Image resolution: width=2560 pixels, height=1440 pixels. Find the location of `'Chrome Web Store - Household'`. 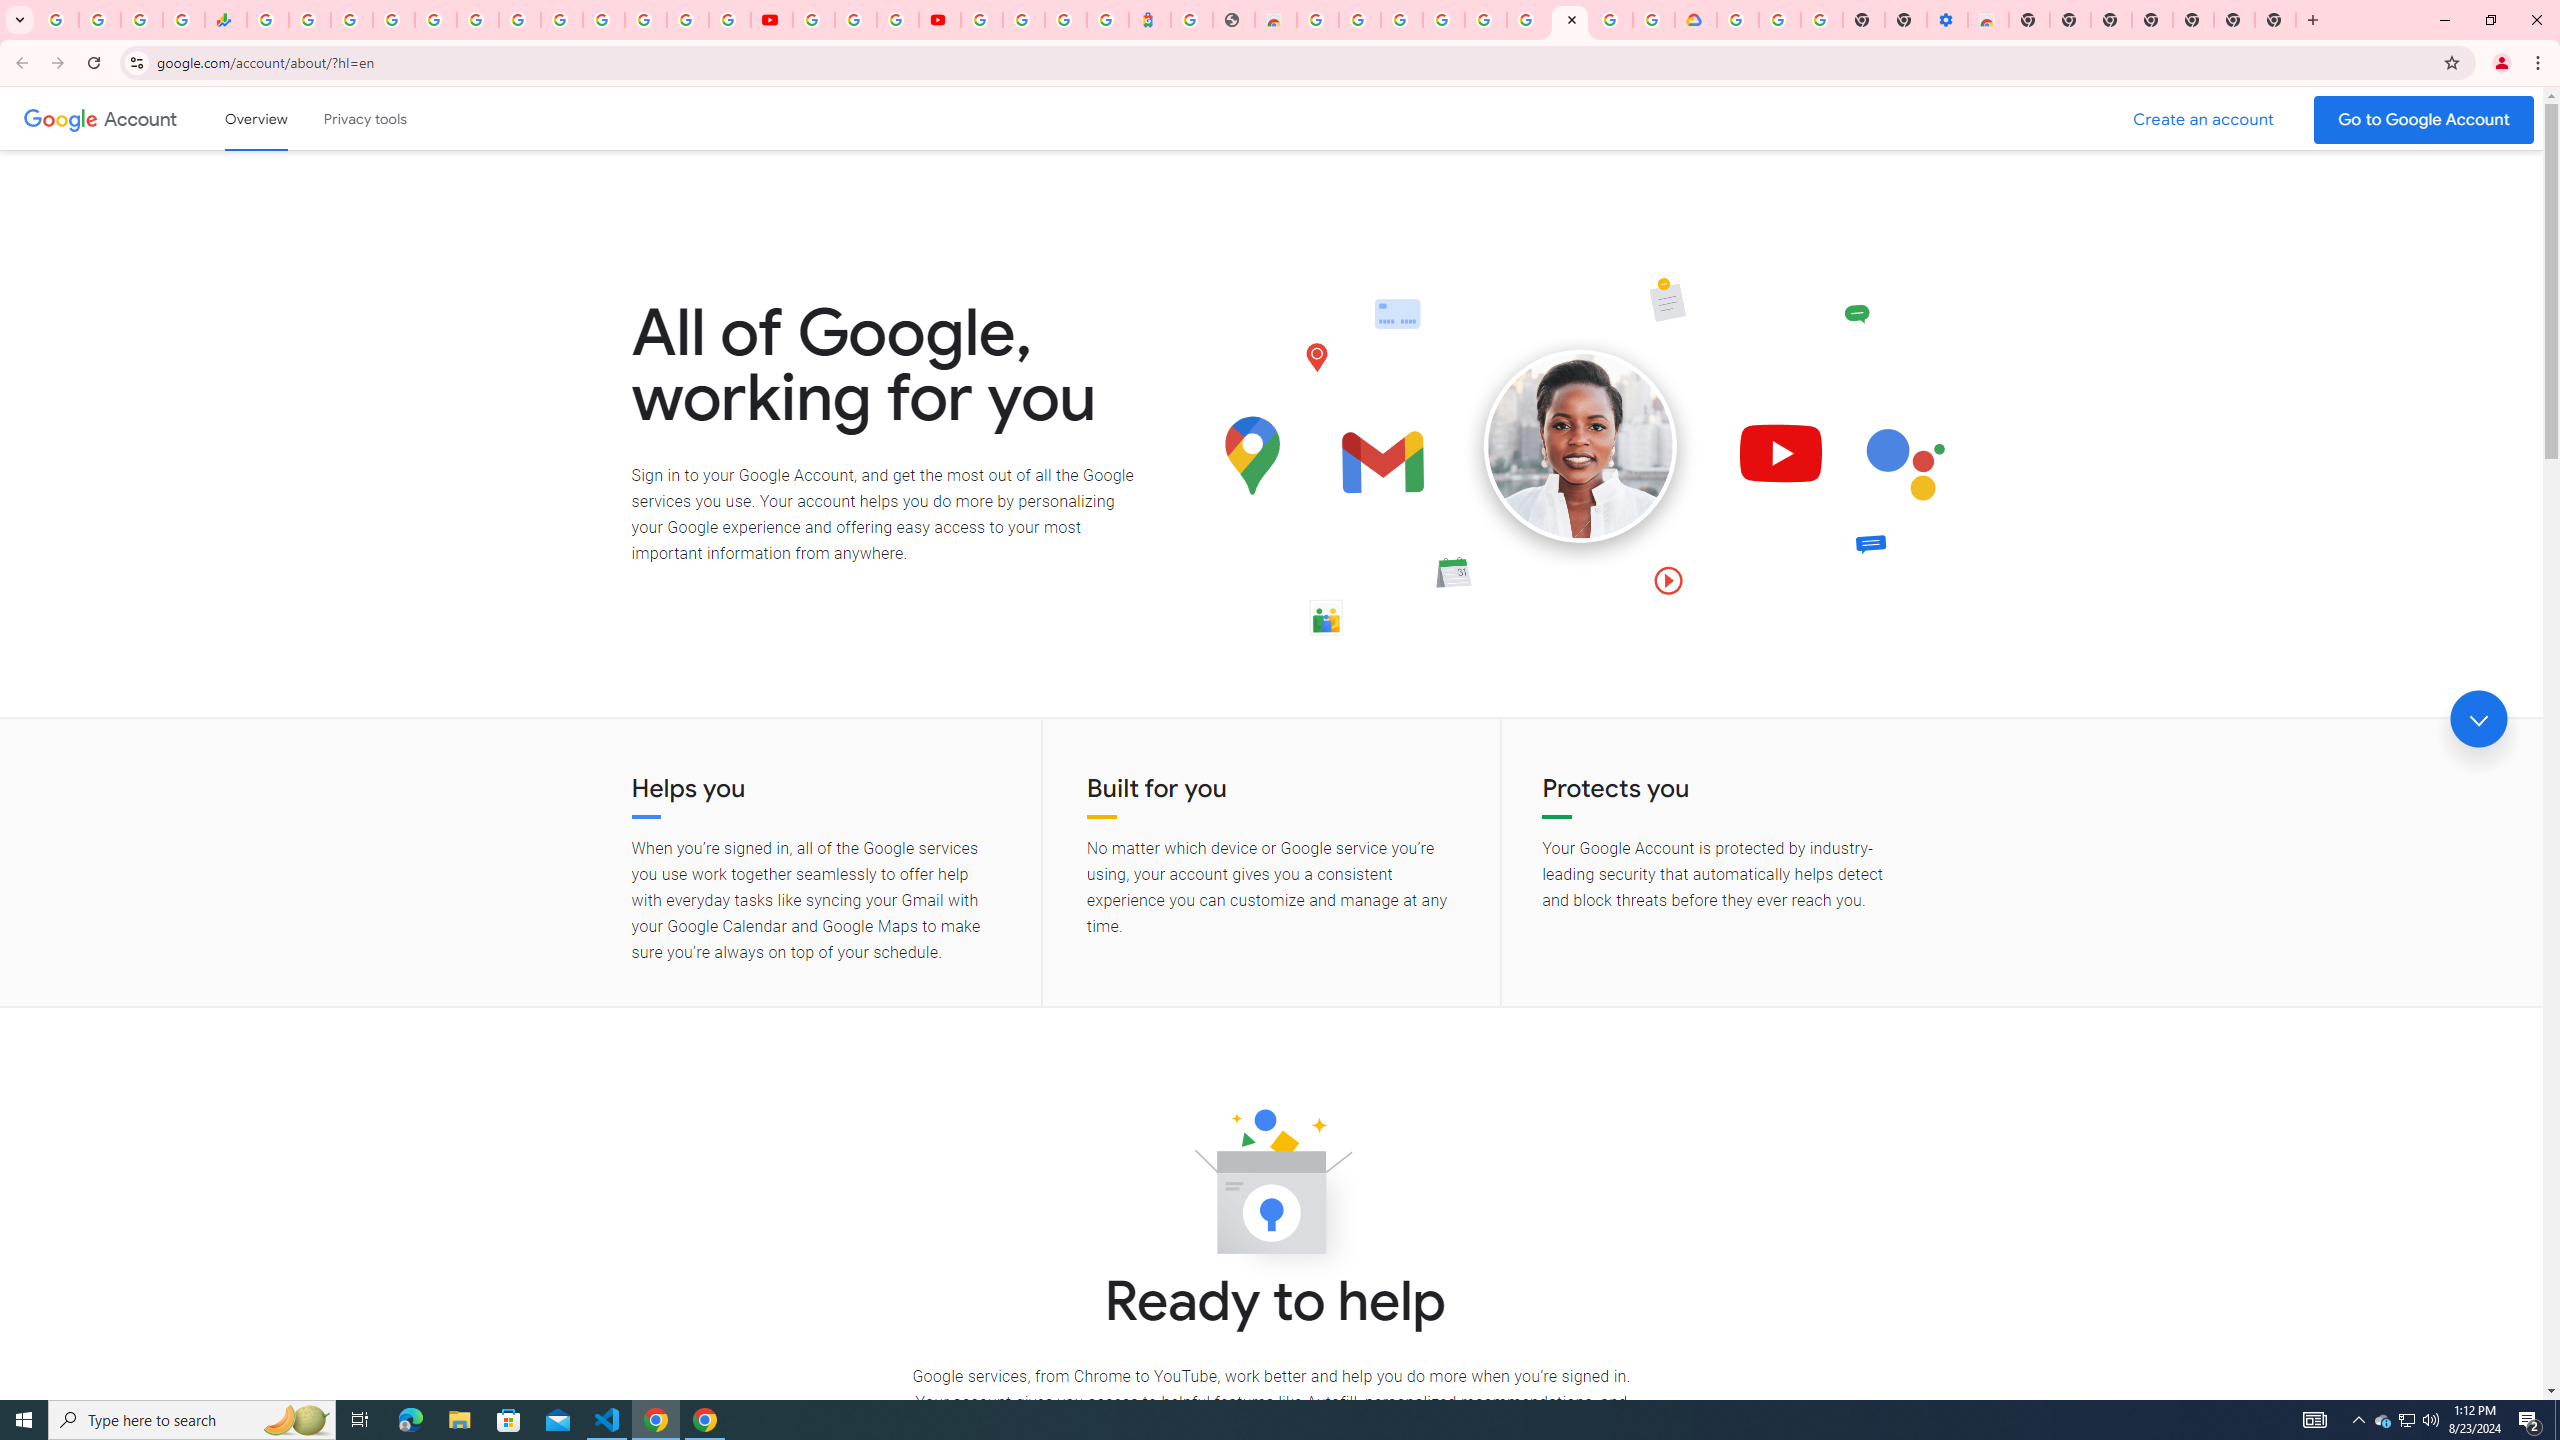

'Chrome Web Store - Household' is located at coordinates (1275, 19).